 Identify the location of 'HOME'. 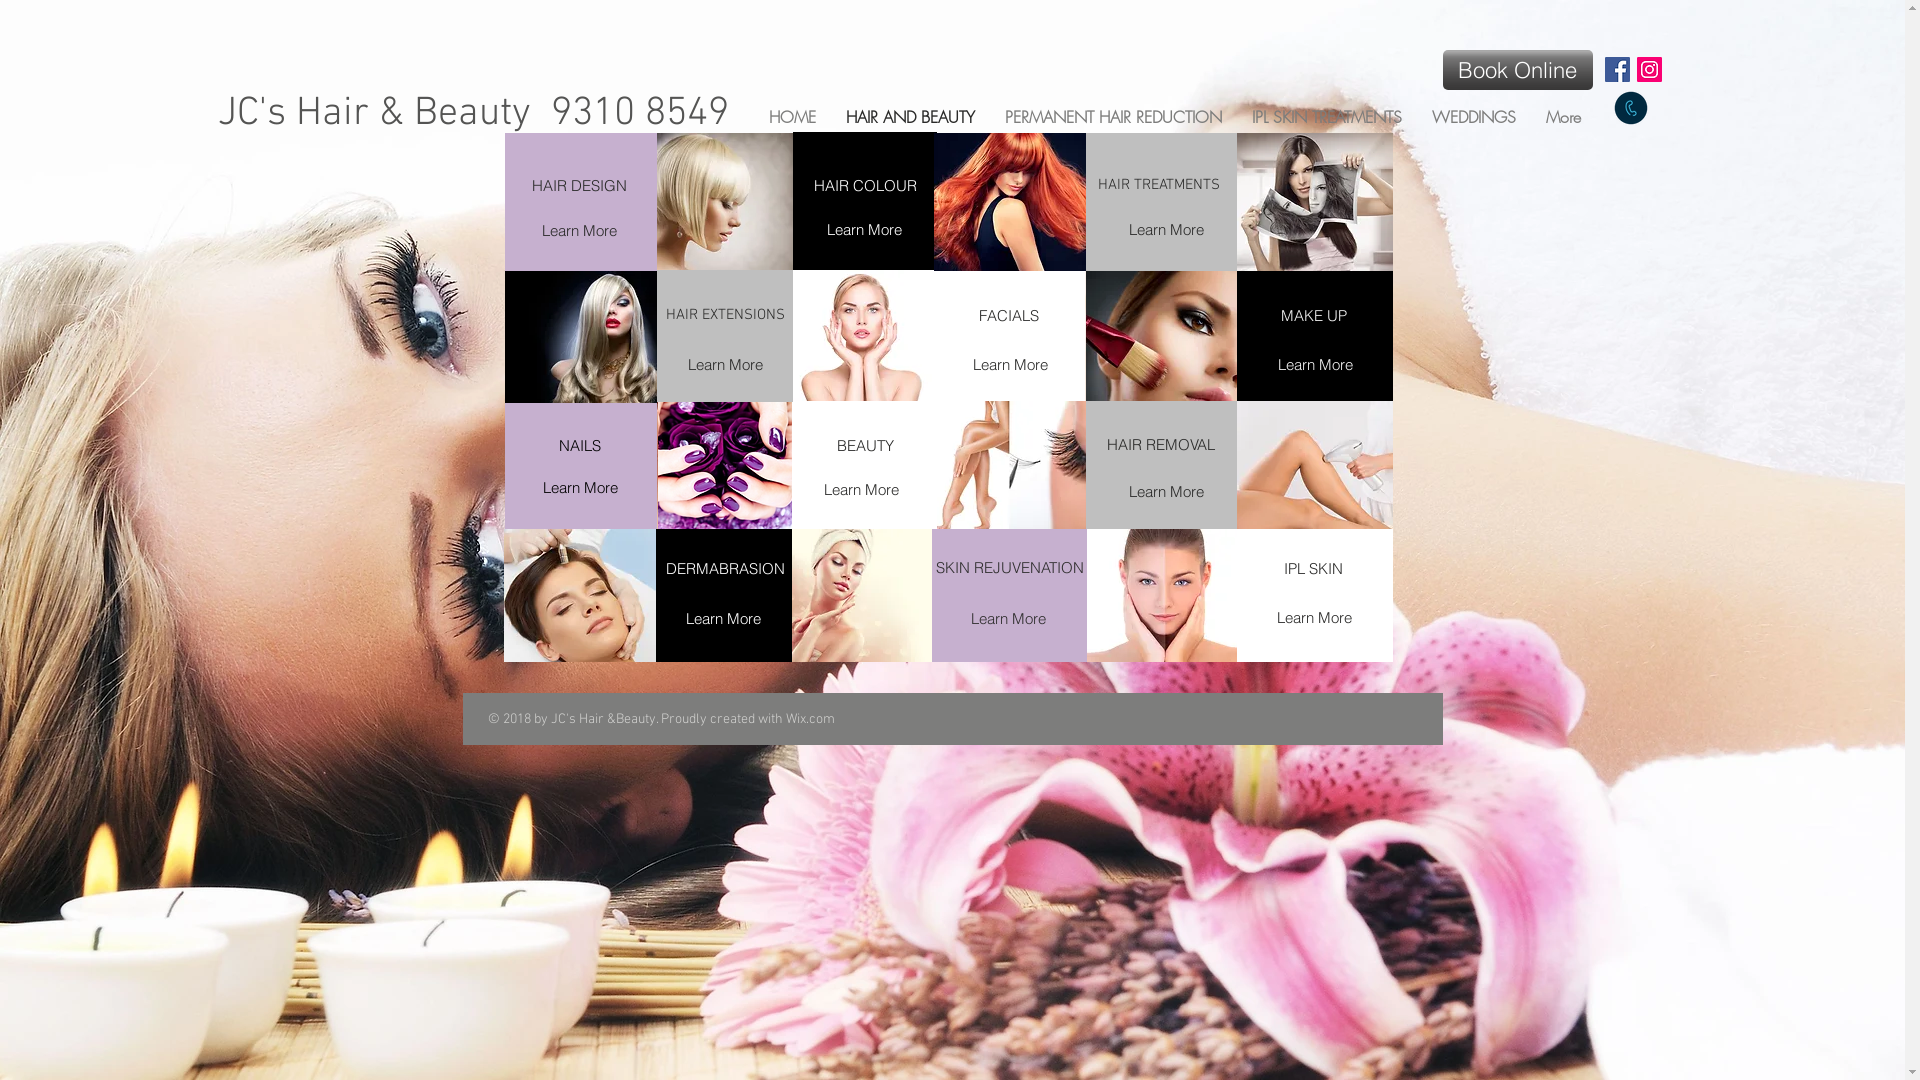
(791, 115).